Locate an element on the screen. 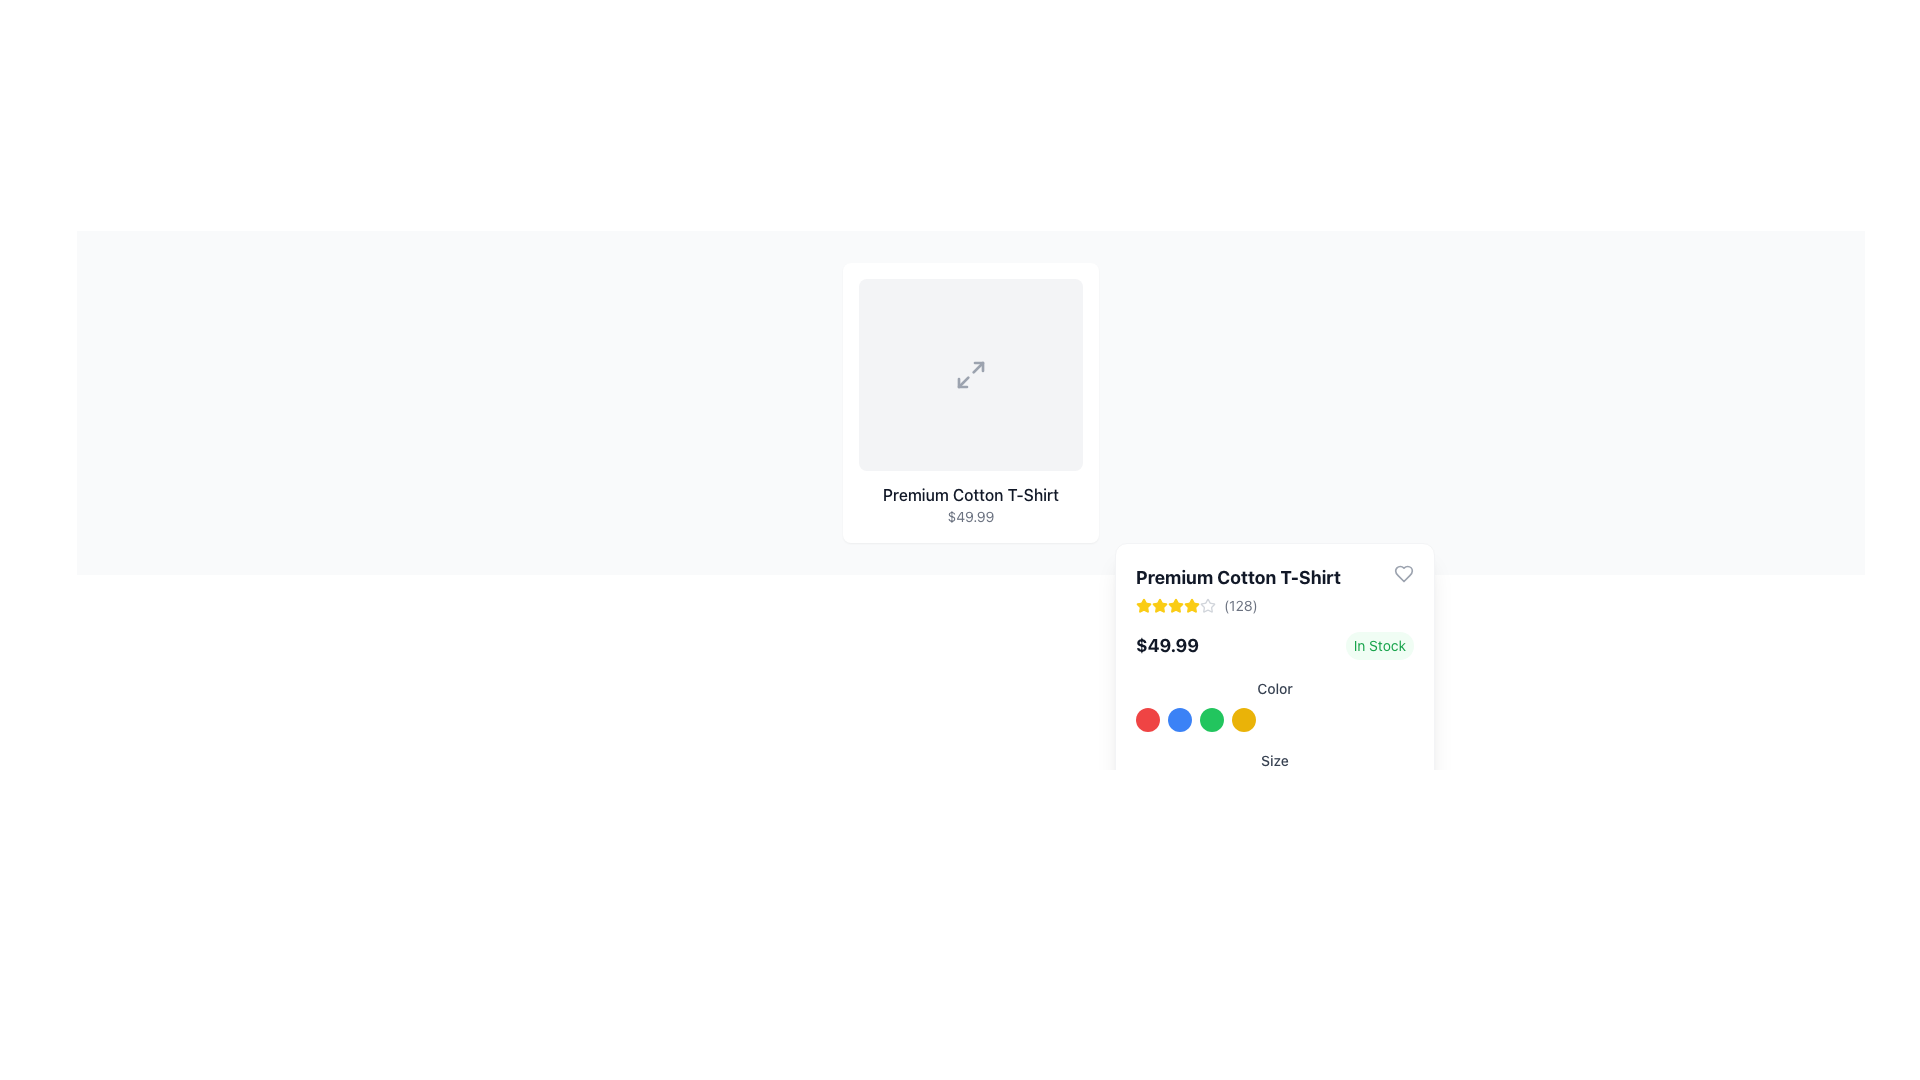 The image size is (1920, 1080). the text label reading 'Size' located below the circular color selectors in the product detail popup is located at coordinates (1274, 765).